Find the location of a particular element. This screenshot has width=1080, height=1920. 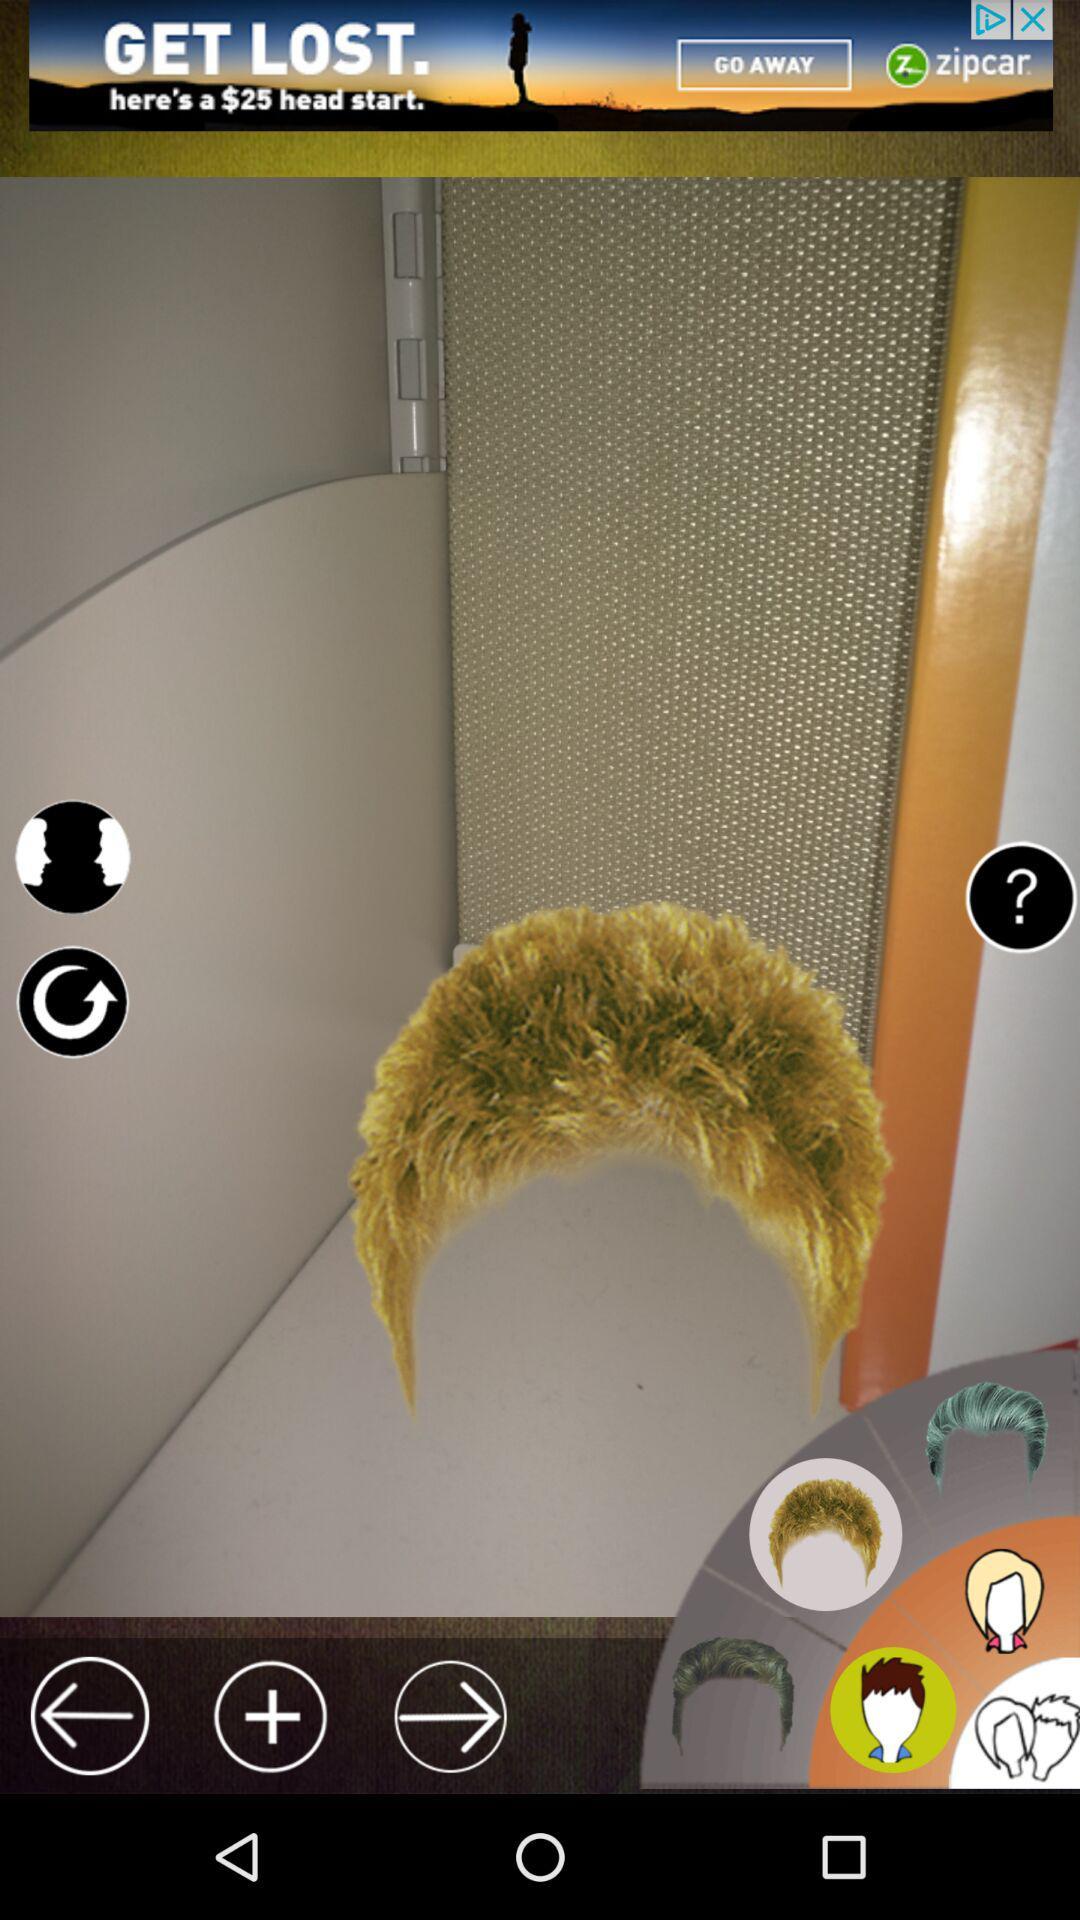

undo button is located at coordinates (71, 1002).